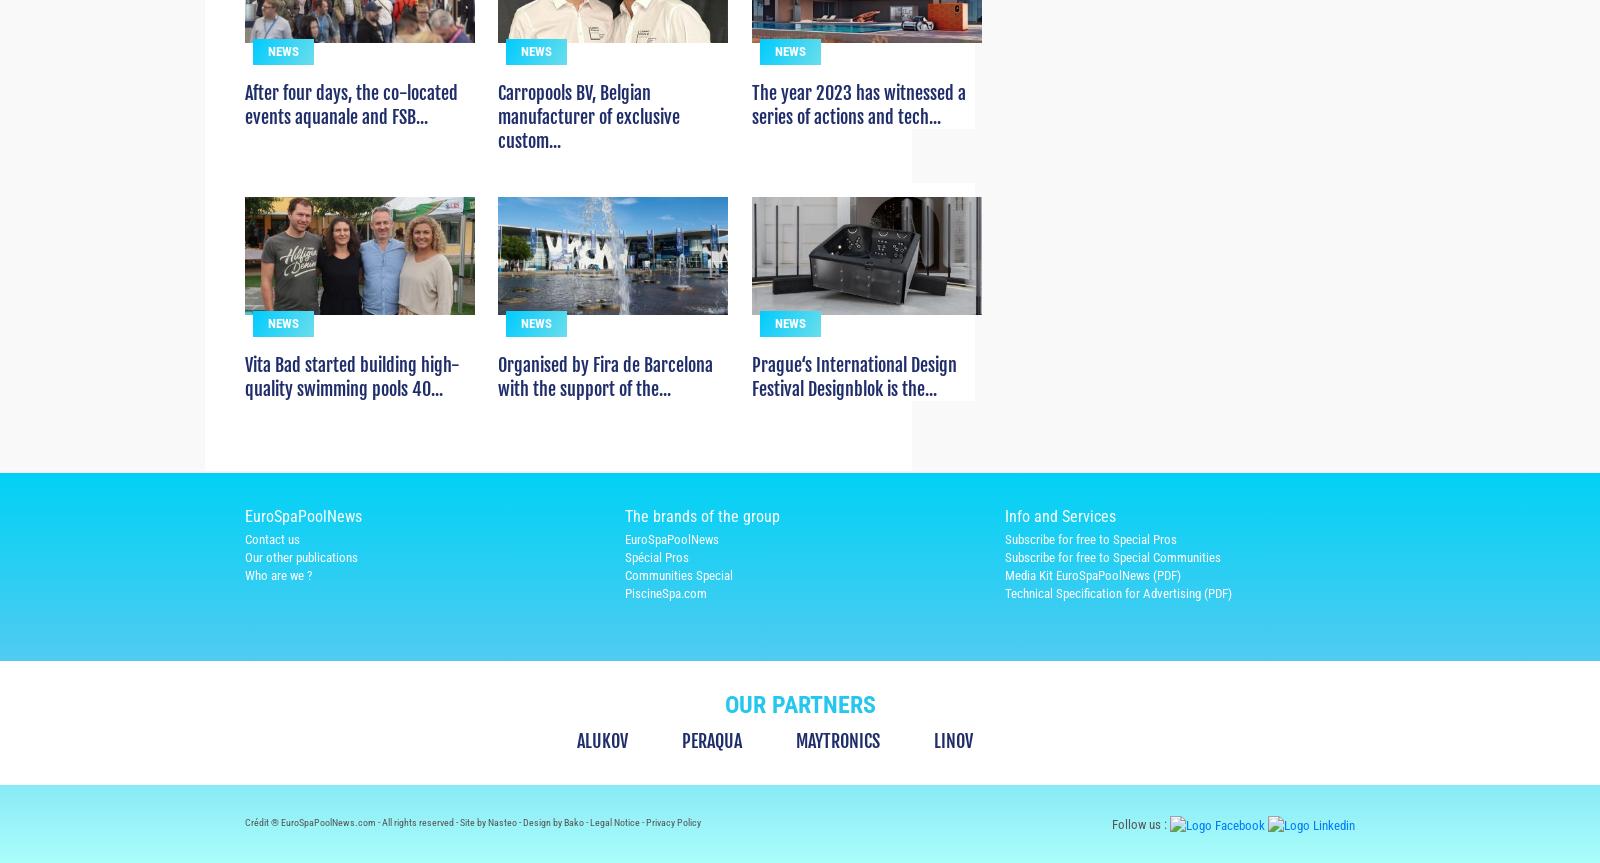 The height and width of the screenshot is (863, 1600). Describe the element at coordinates (352, 413) in the screenshot. I see `'Vita Bad started building high-quality swimming pools 40...'` at that location.